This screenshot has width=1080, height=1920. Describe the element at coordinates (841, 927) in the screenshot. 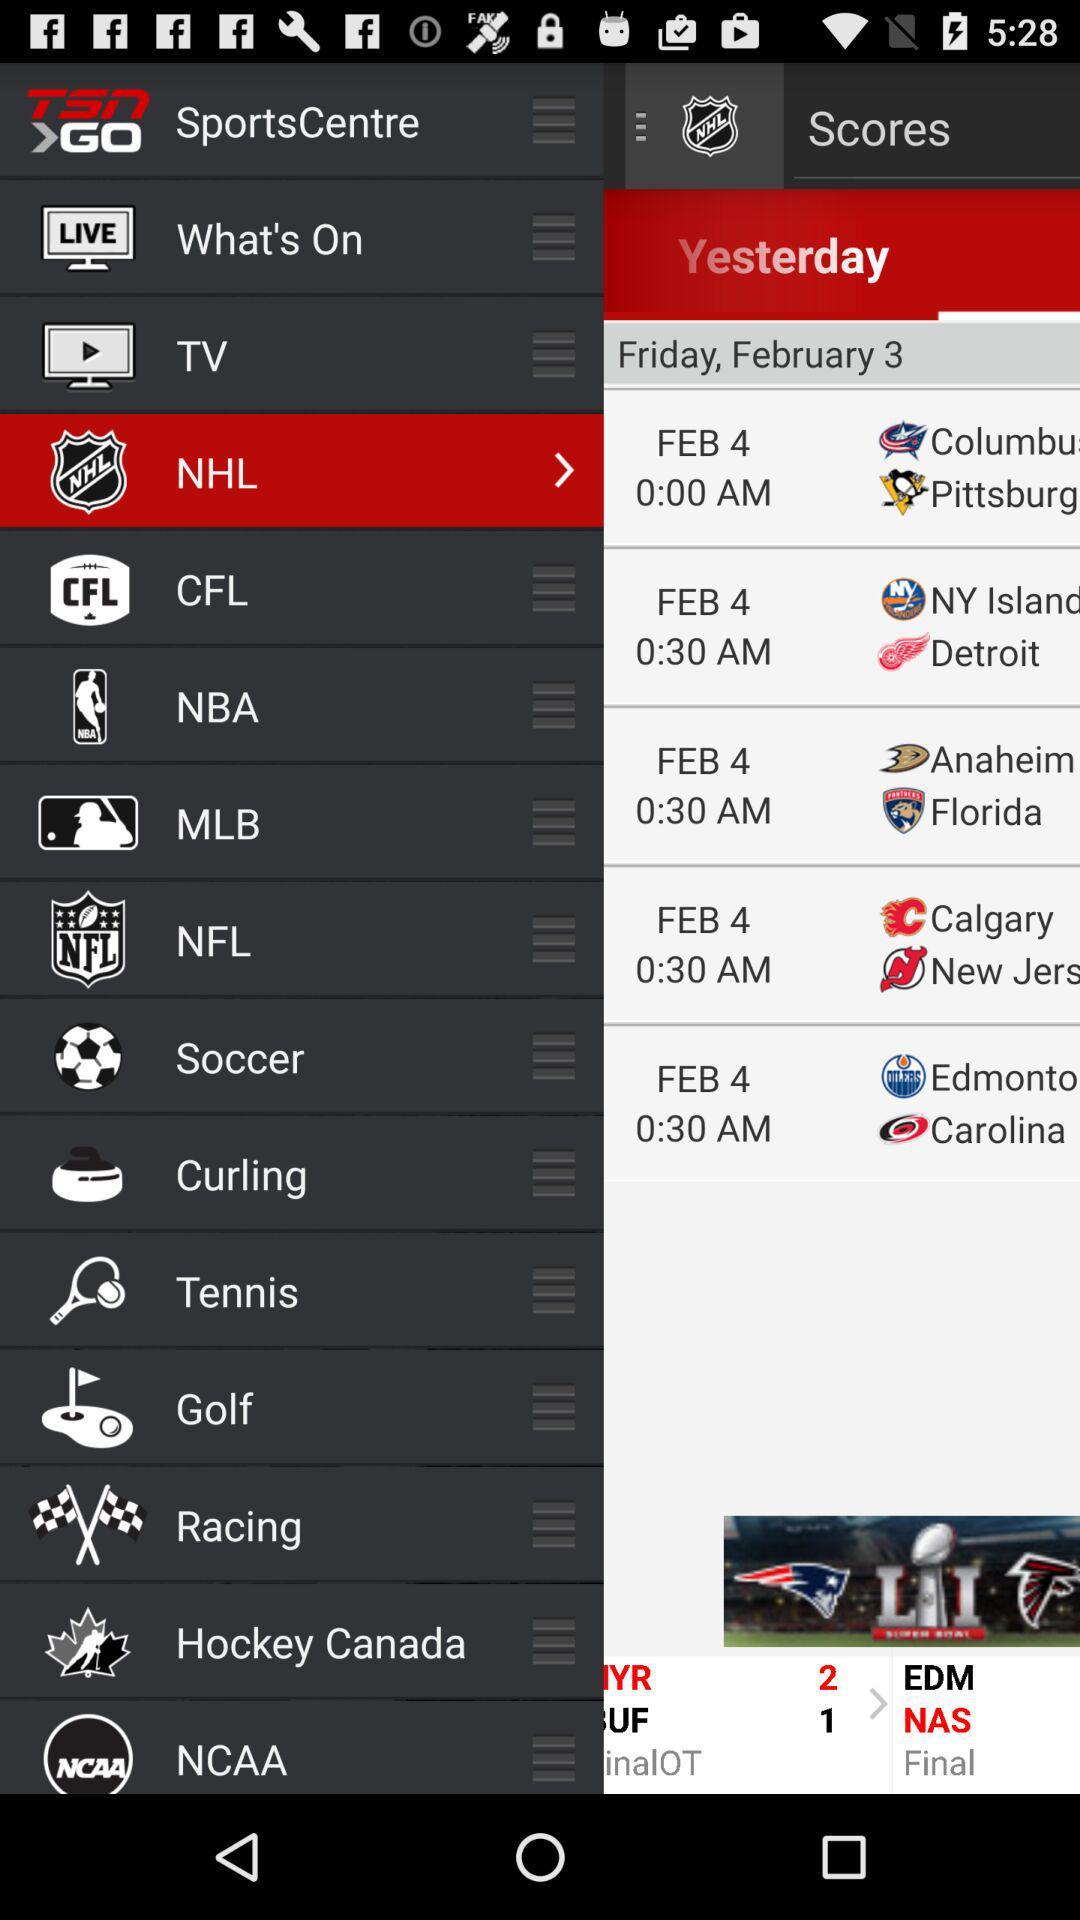

I see `return to main screen` at that location.